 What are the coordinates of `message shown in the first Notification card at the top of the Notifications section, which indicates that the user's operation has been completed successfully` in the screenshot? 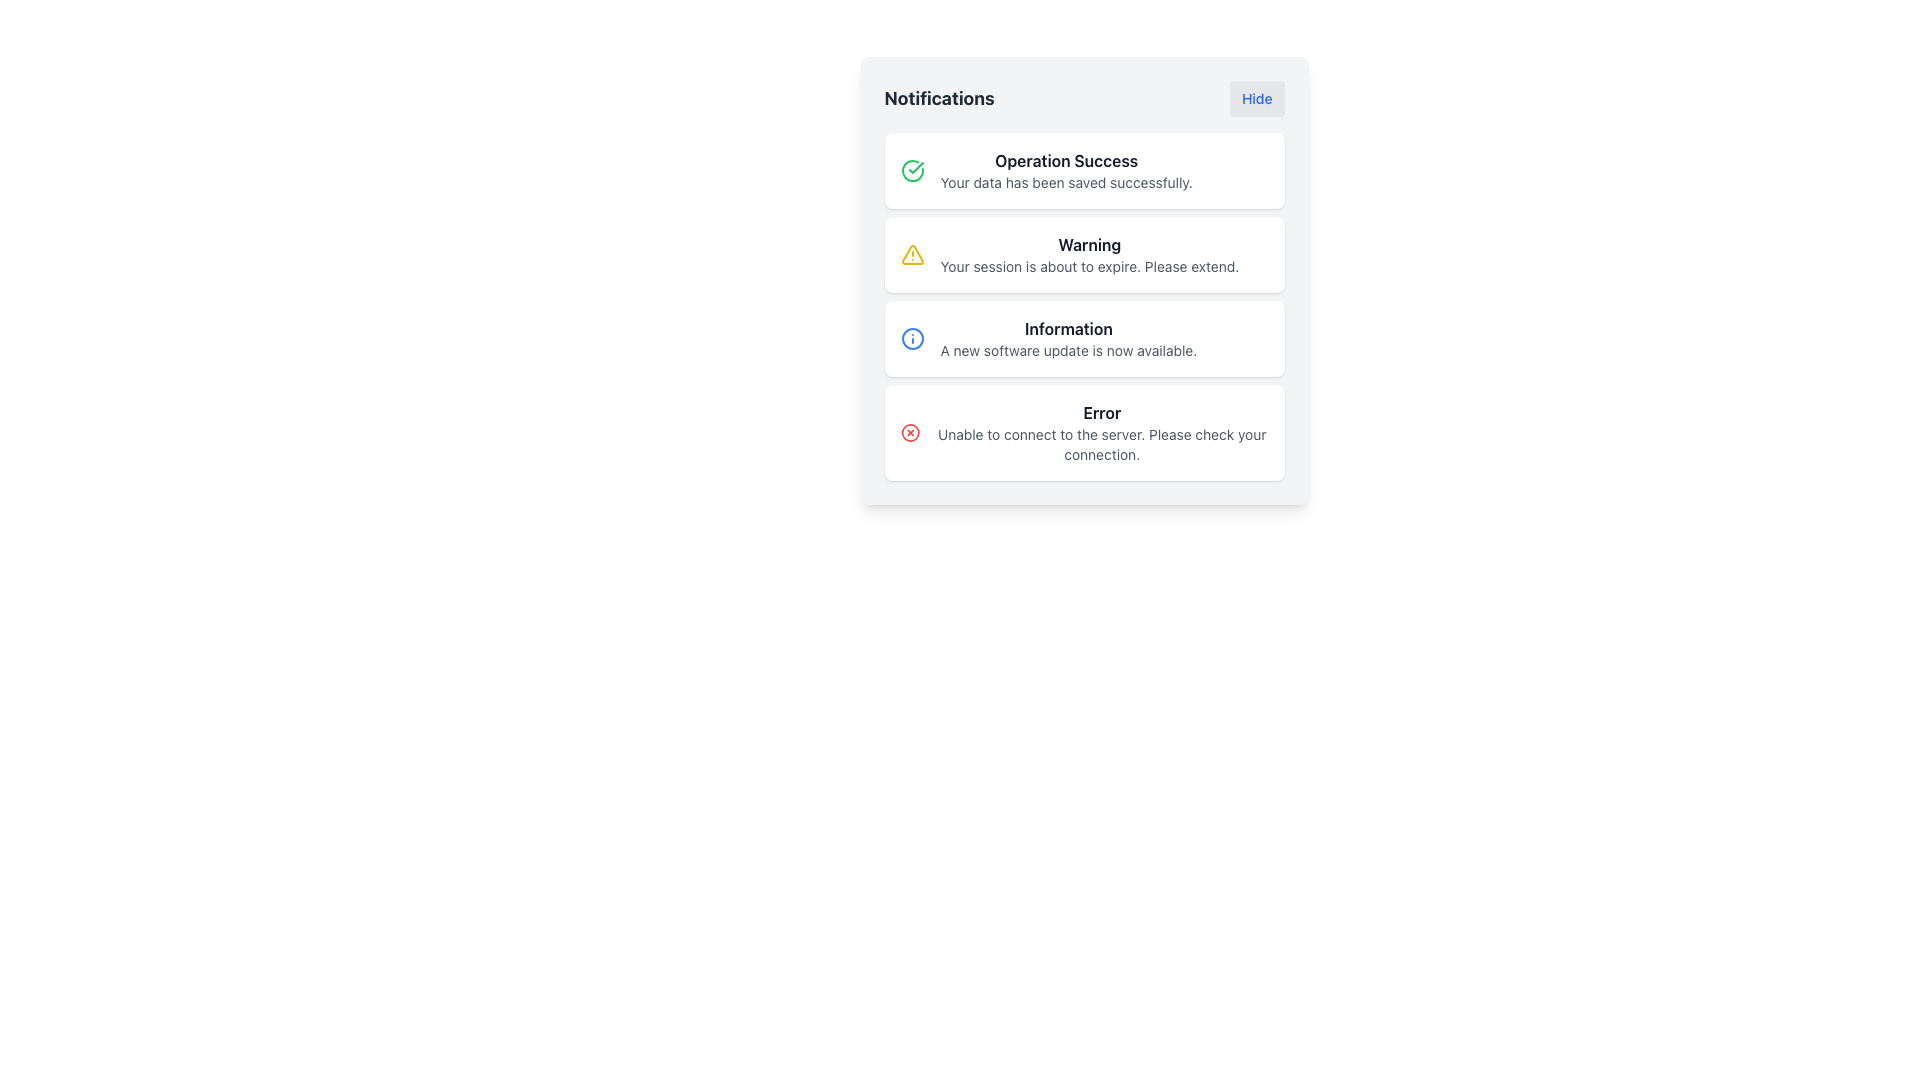 It's located at (1083, 169).